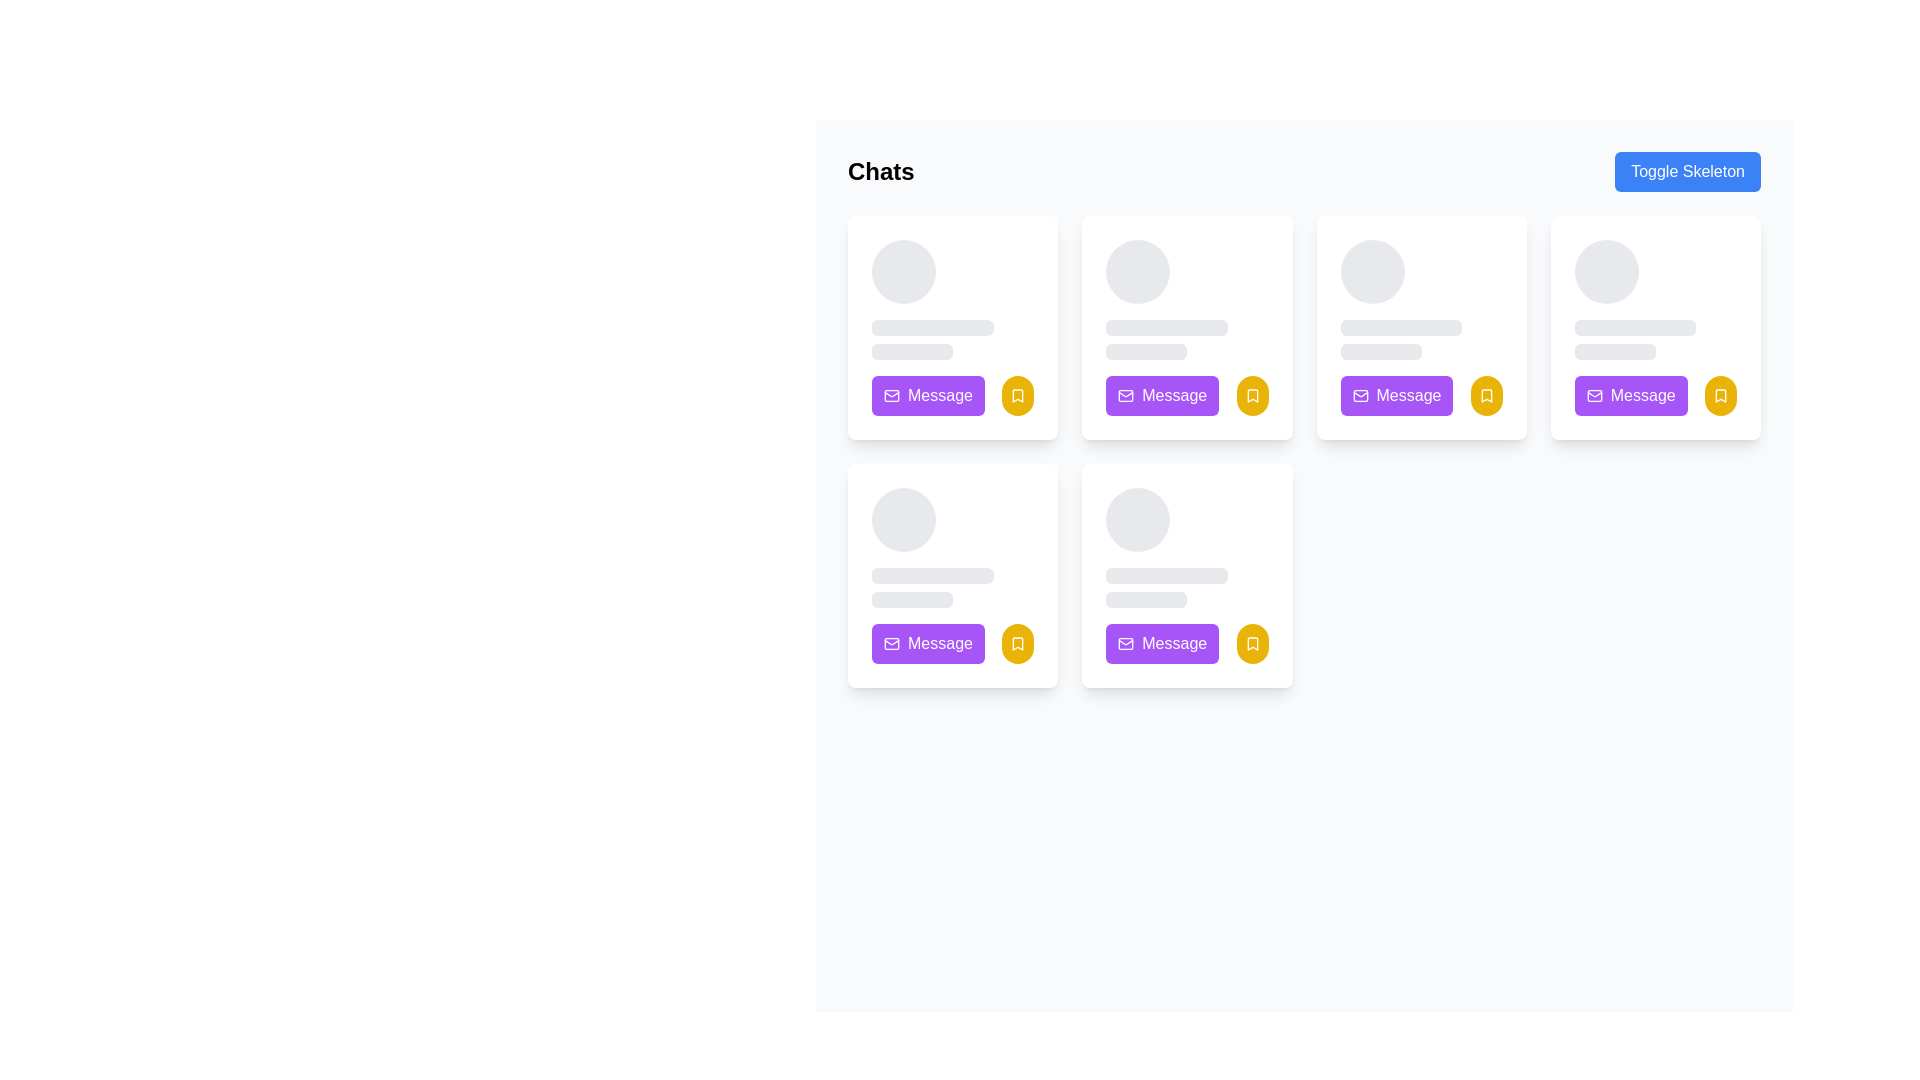  I want to click on the small purple and white envelope icon located immediately to the left of the purple 'Message' button to interact with it, so click(1126, 396).